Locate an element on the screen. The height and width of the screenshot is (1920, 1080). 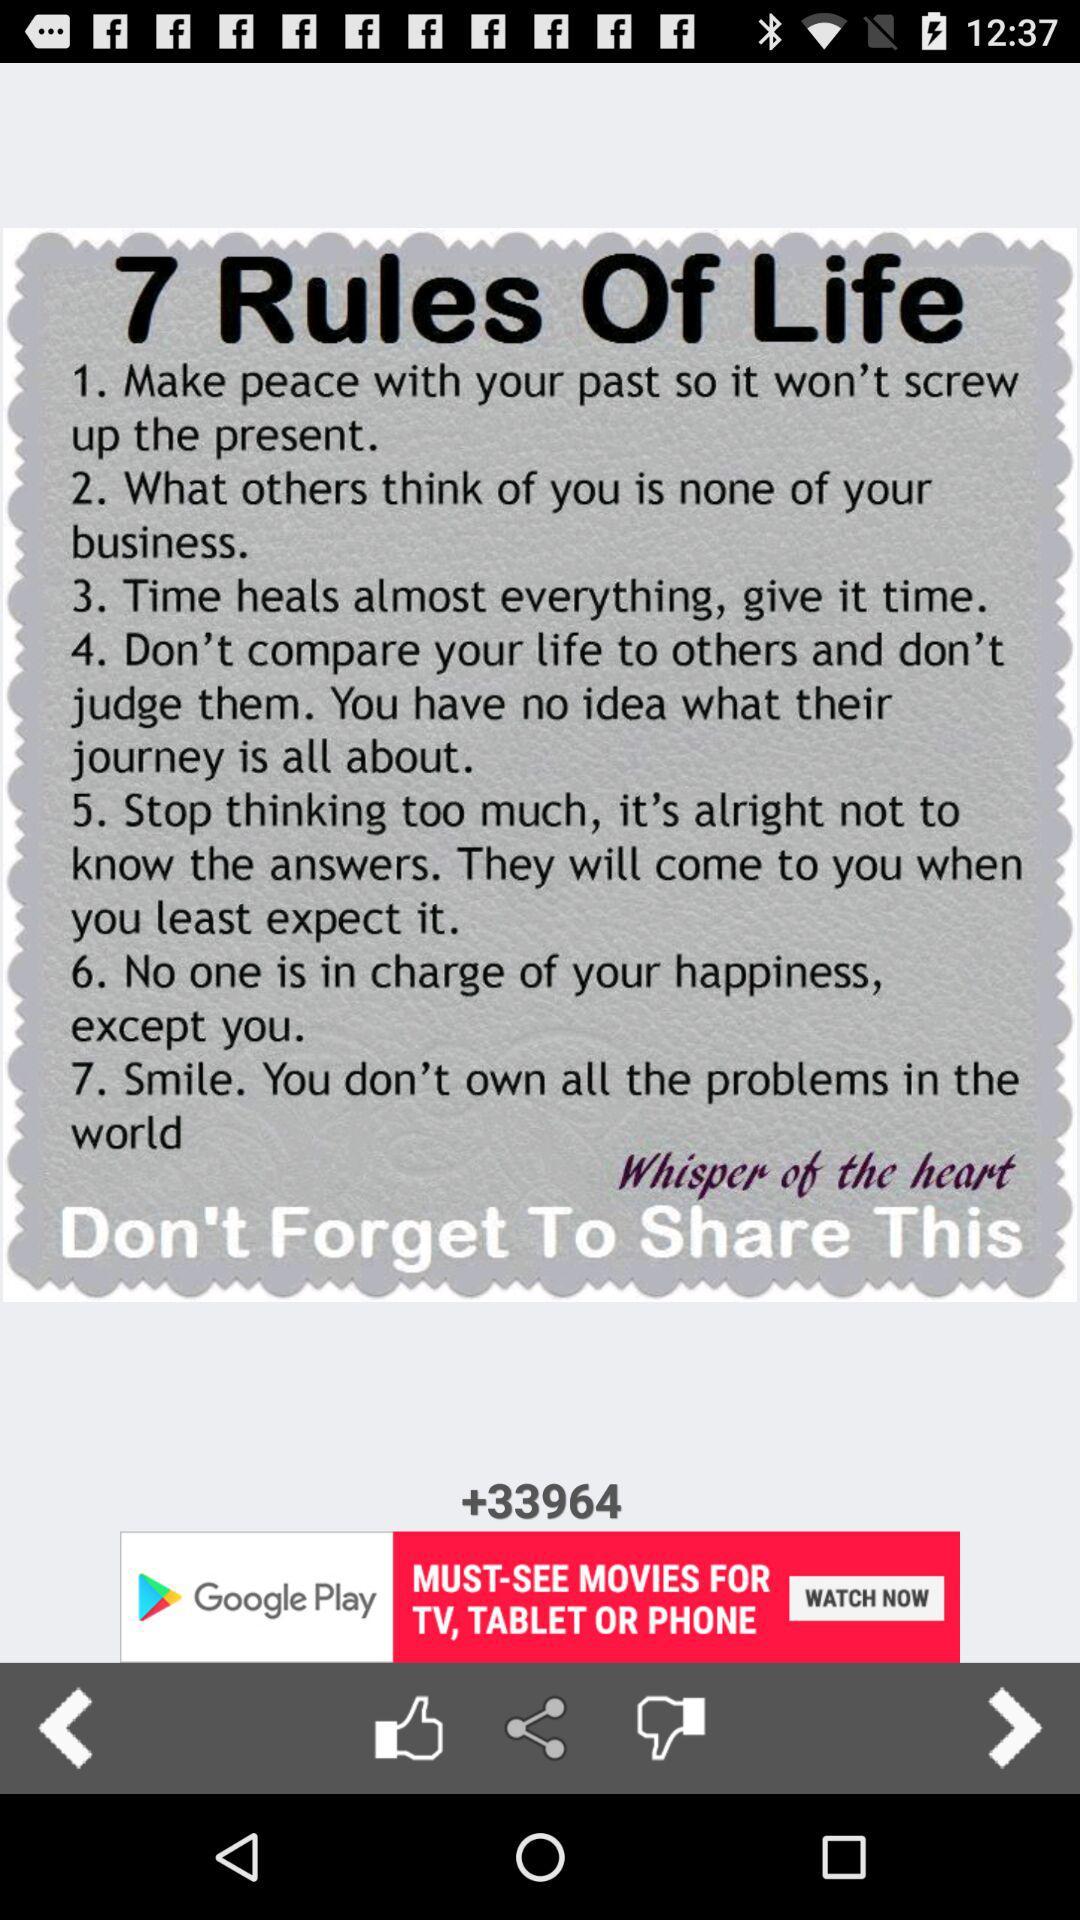
share page is located at coordinates (538, 1727).